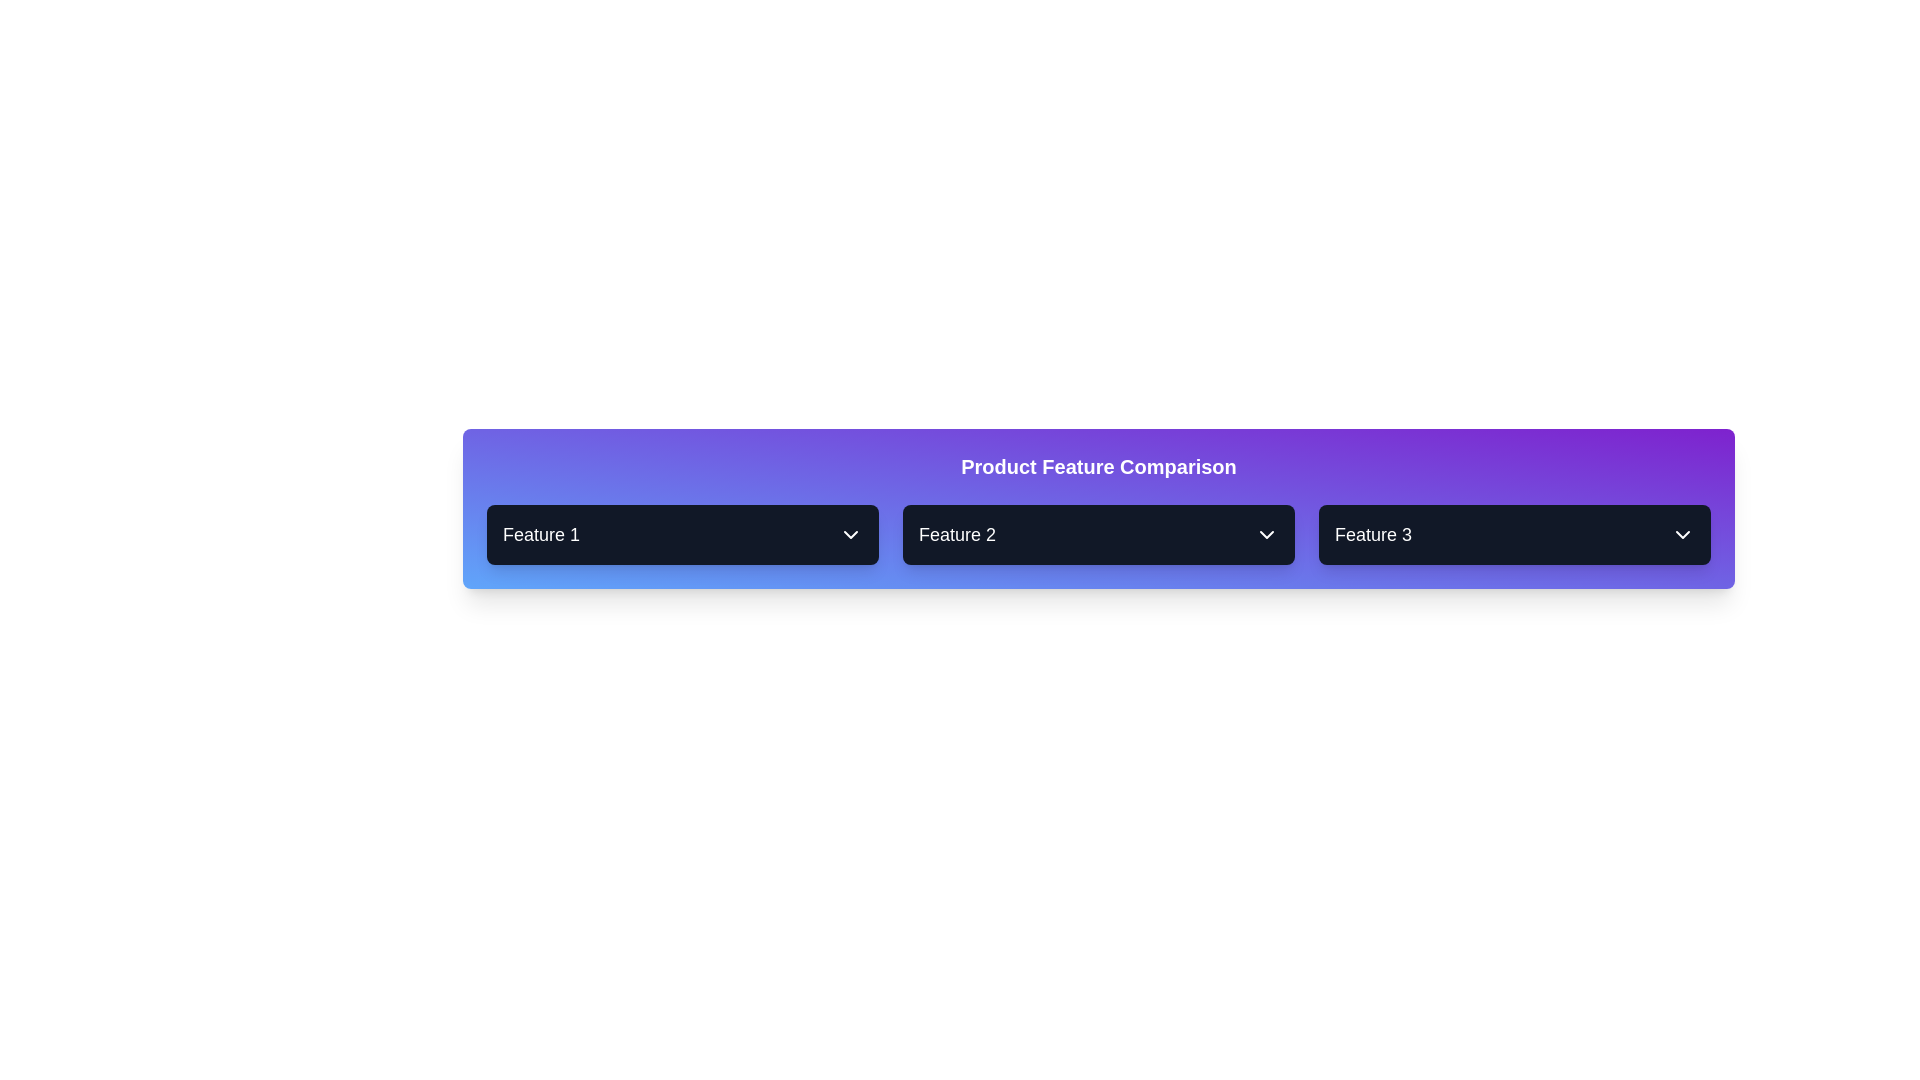 This screenshot has height=1080, width=1920. Describe the element at coordinates (1098, 534) in the screenshot. I see `the 'Feature 2' button, which is the second option in a horizontal list of three buttons, to interact with it` at that location.